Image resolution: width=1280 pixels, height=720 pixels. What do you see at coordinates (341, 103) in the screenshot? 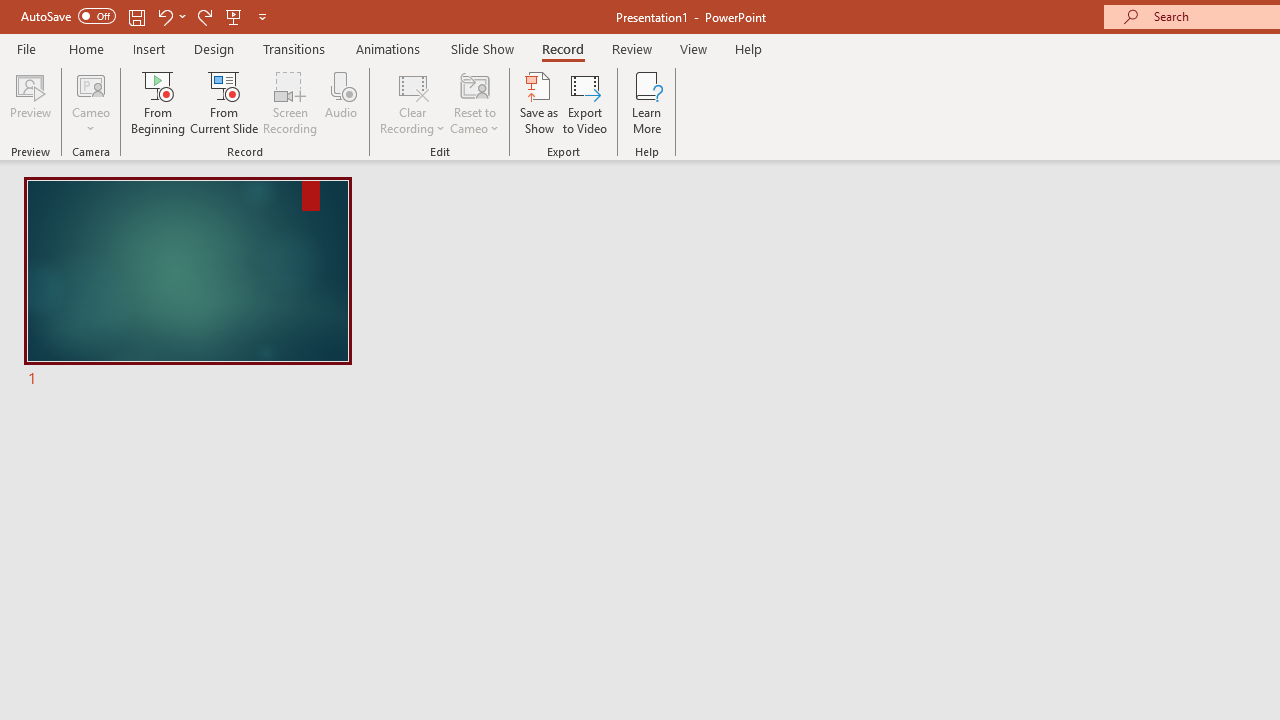
I see `'Audio'` at bounding box center [341, 103].